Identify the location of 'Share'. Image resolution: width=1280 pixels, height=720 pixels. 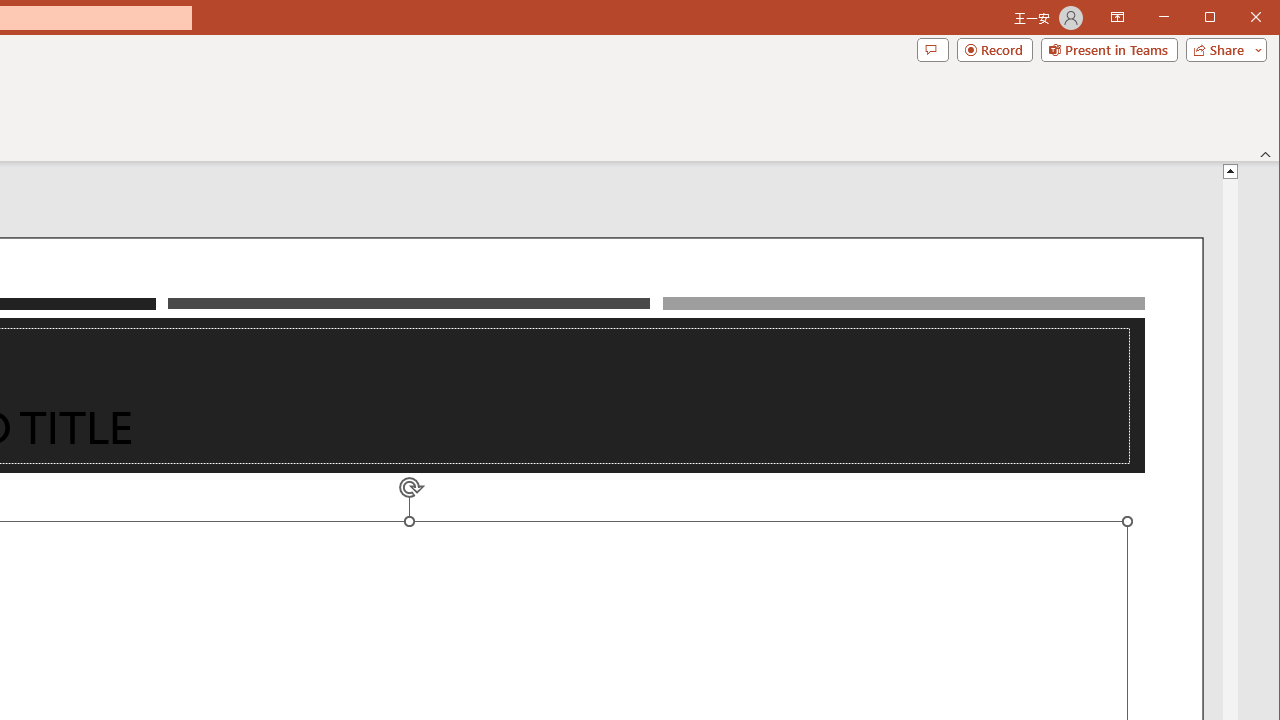
(1221, 49).